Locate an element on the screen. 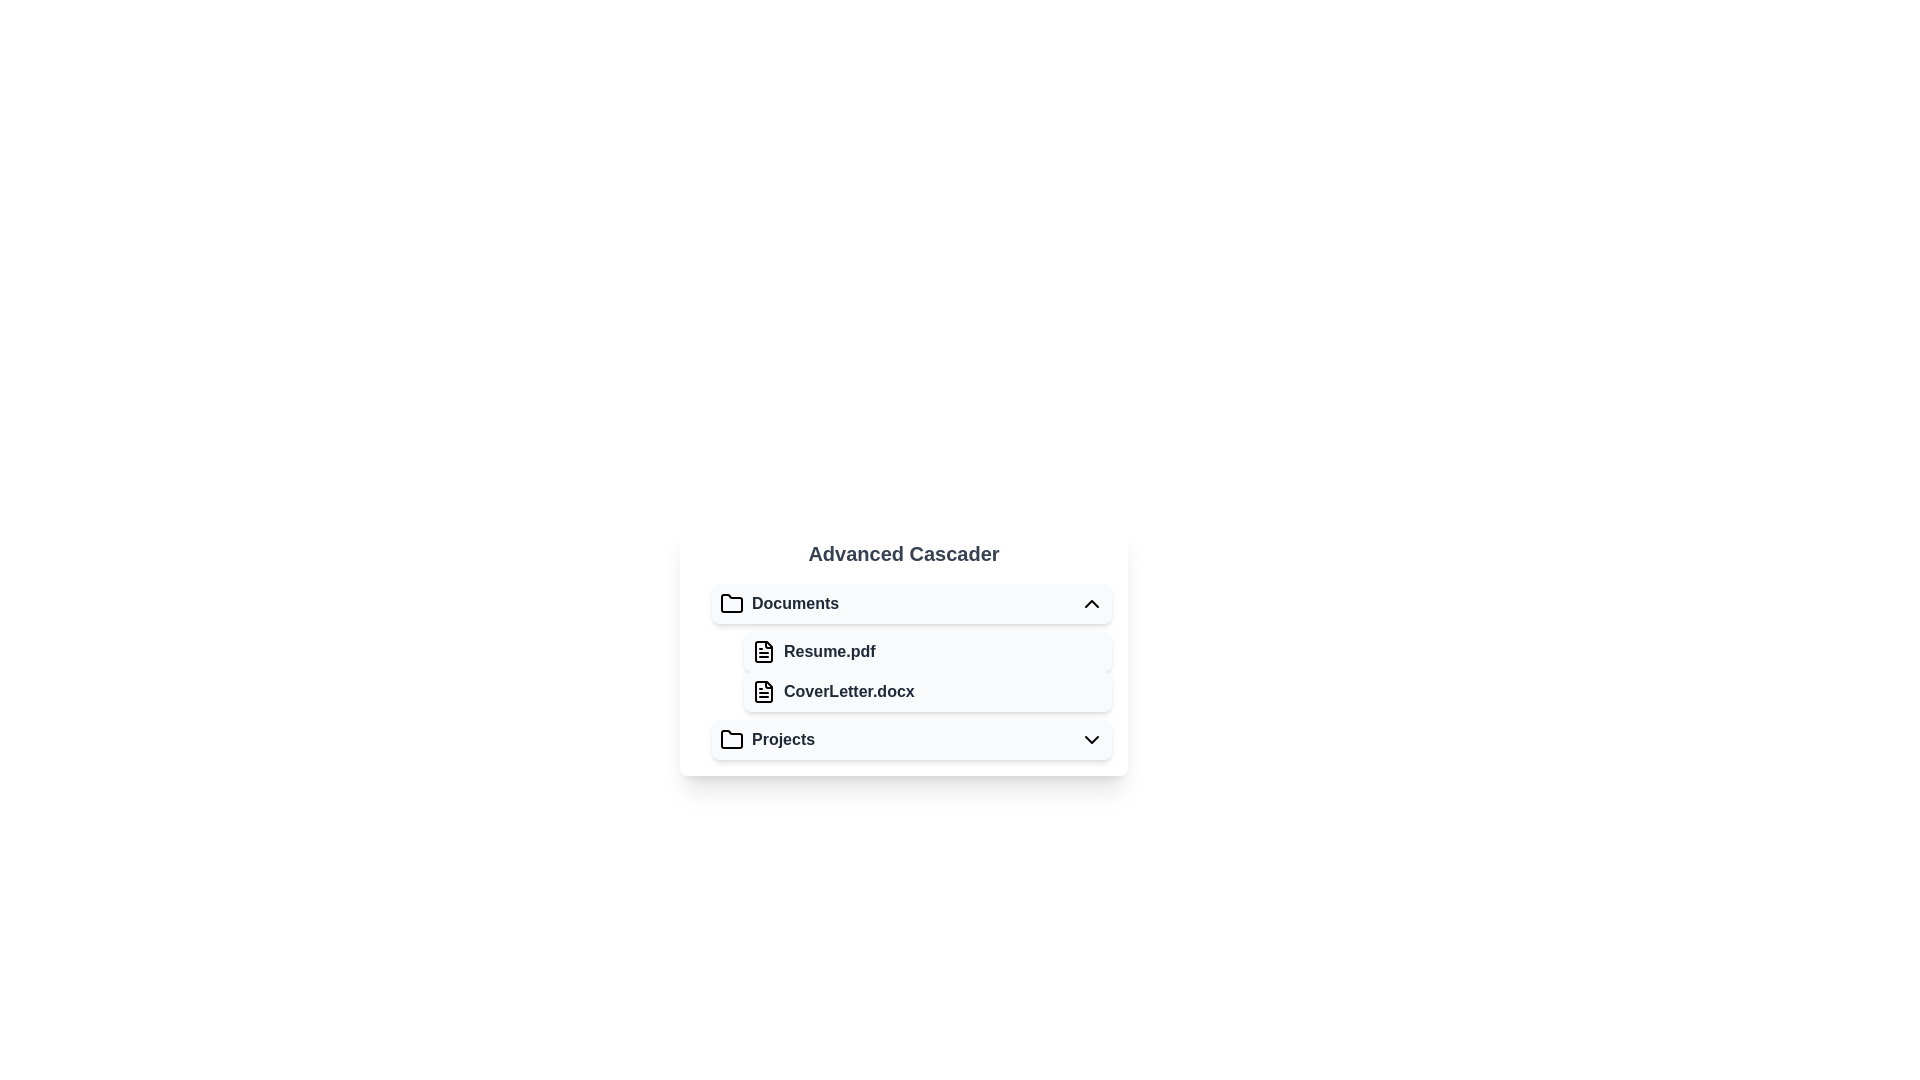  the static text label displaying 'Resume.pdf', which is styled with semibold font-weight and gray color, located next to a file icon in the 'Documents' section of the hierarchical navigation menu is located at coordinates (829, 651).